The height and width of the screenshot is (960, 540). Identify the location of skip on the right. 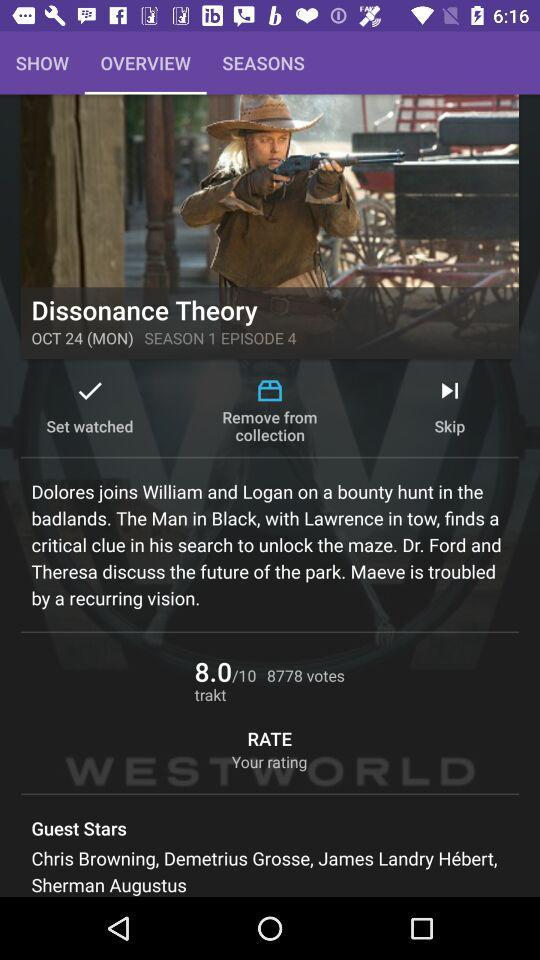
(449, 409).